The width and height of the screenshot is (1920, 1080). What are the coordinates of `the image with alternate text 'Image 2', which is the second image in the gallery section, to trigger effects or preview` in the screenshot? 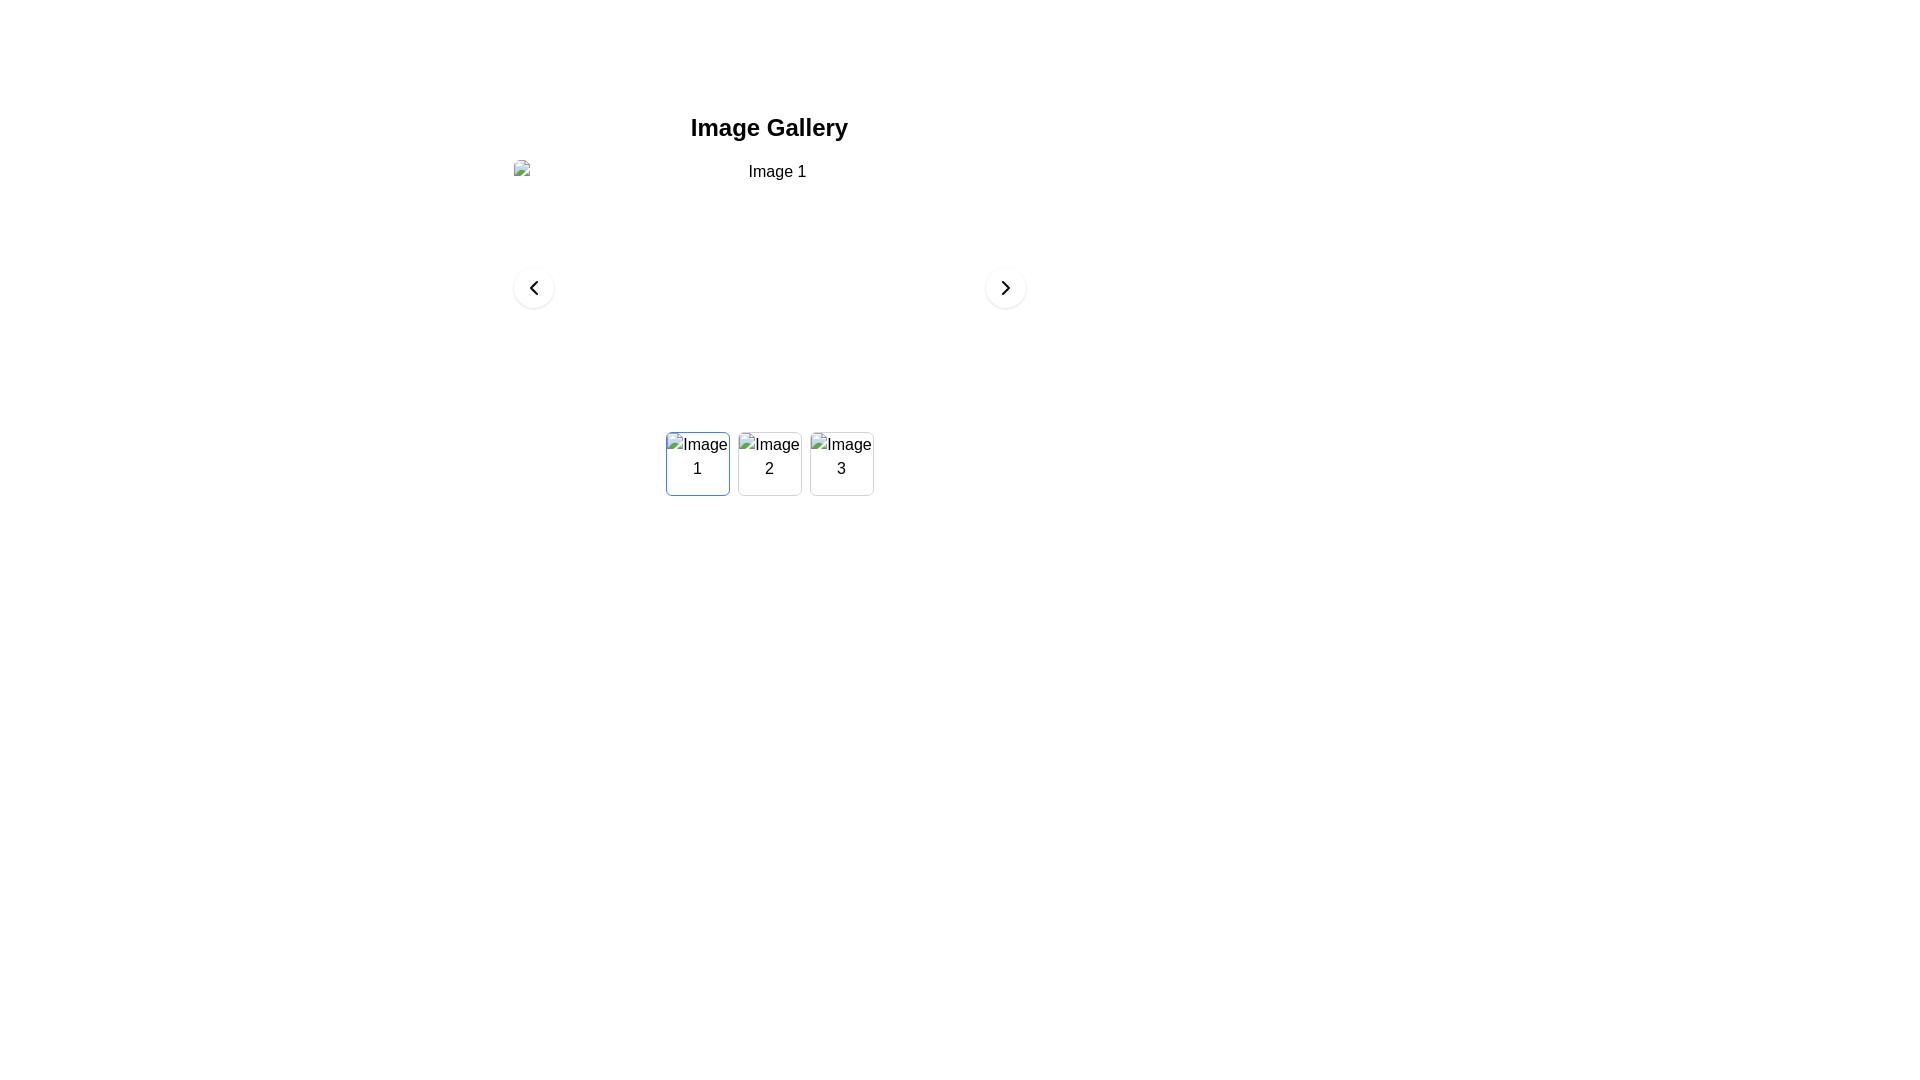 It's located at (768, 463).